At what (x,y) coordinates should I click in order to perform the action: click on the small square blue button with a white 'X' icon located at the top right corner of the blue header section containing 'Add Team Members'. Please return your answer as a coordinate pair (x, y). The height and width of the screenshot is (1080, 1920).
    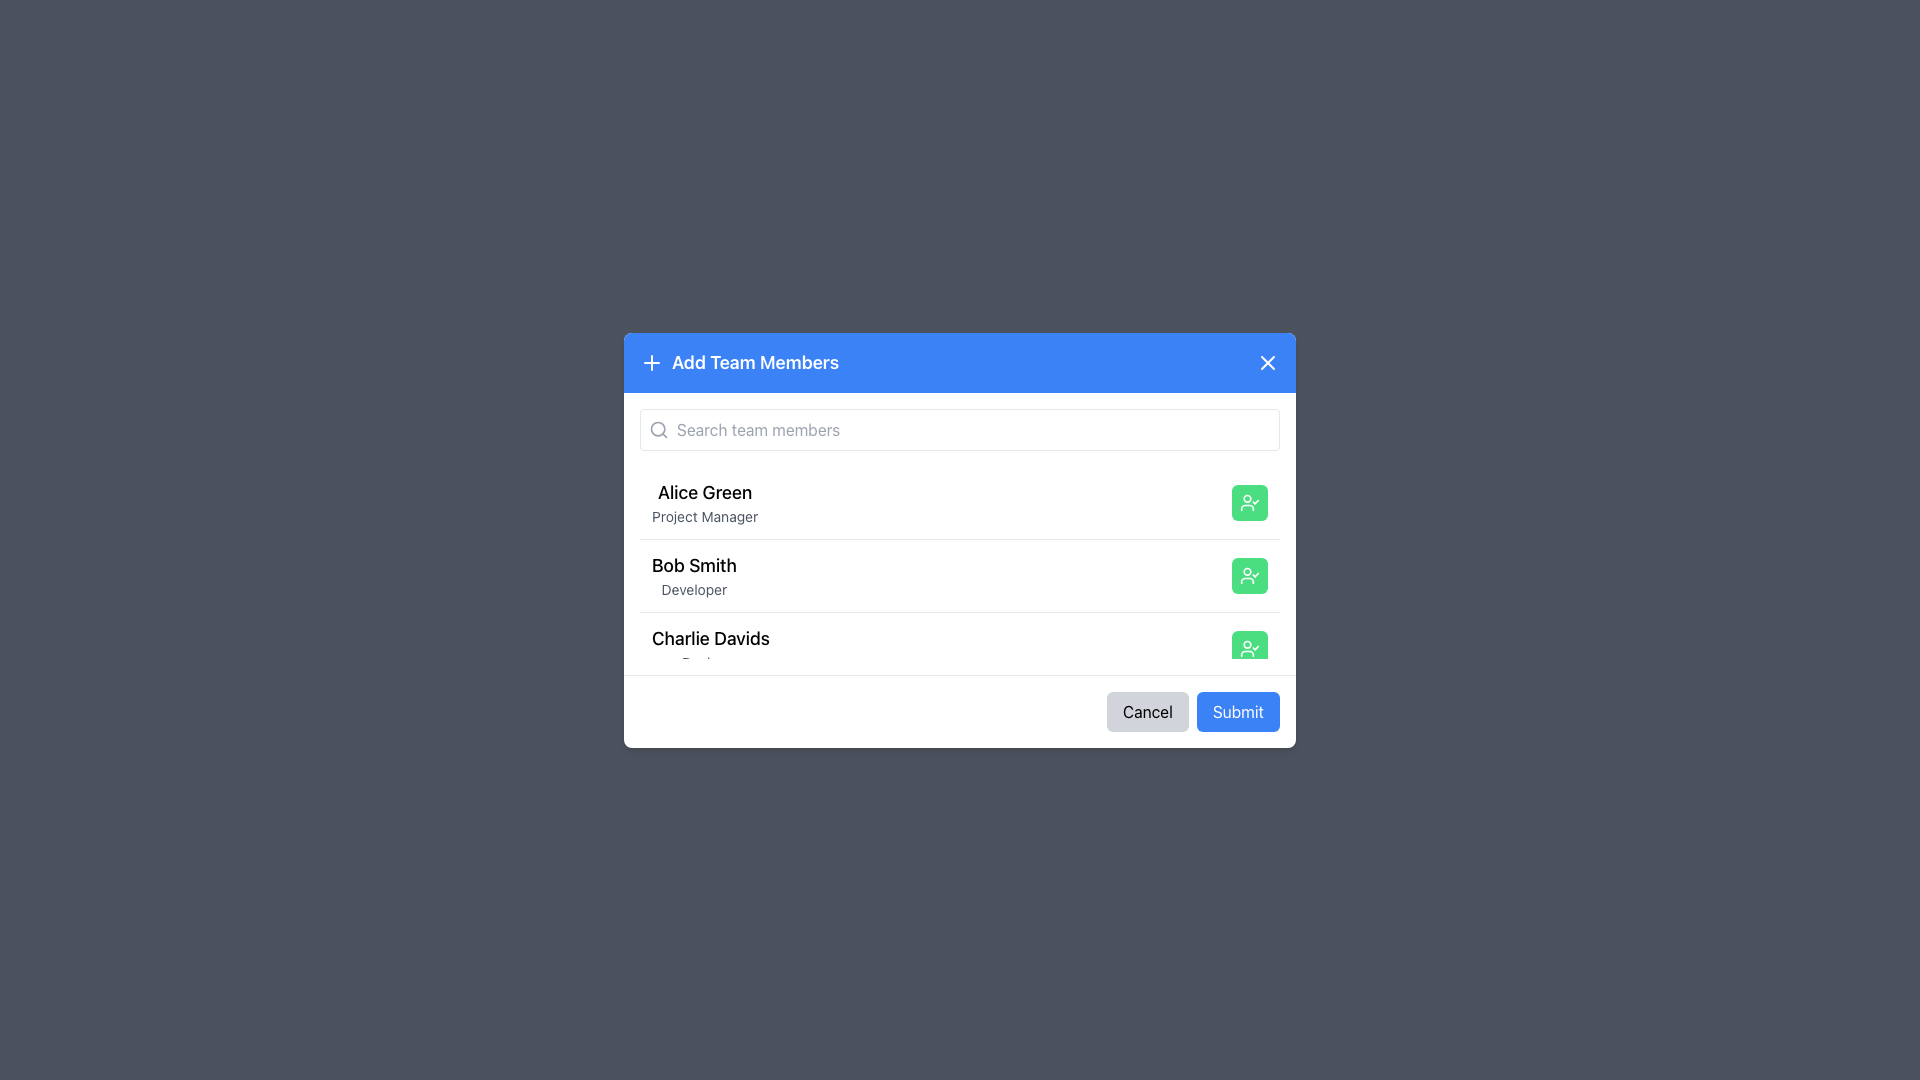
    Looking at the image, I should click on (1266, 362).